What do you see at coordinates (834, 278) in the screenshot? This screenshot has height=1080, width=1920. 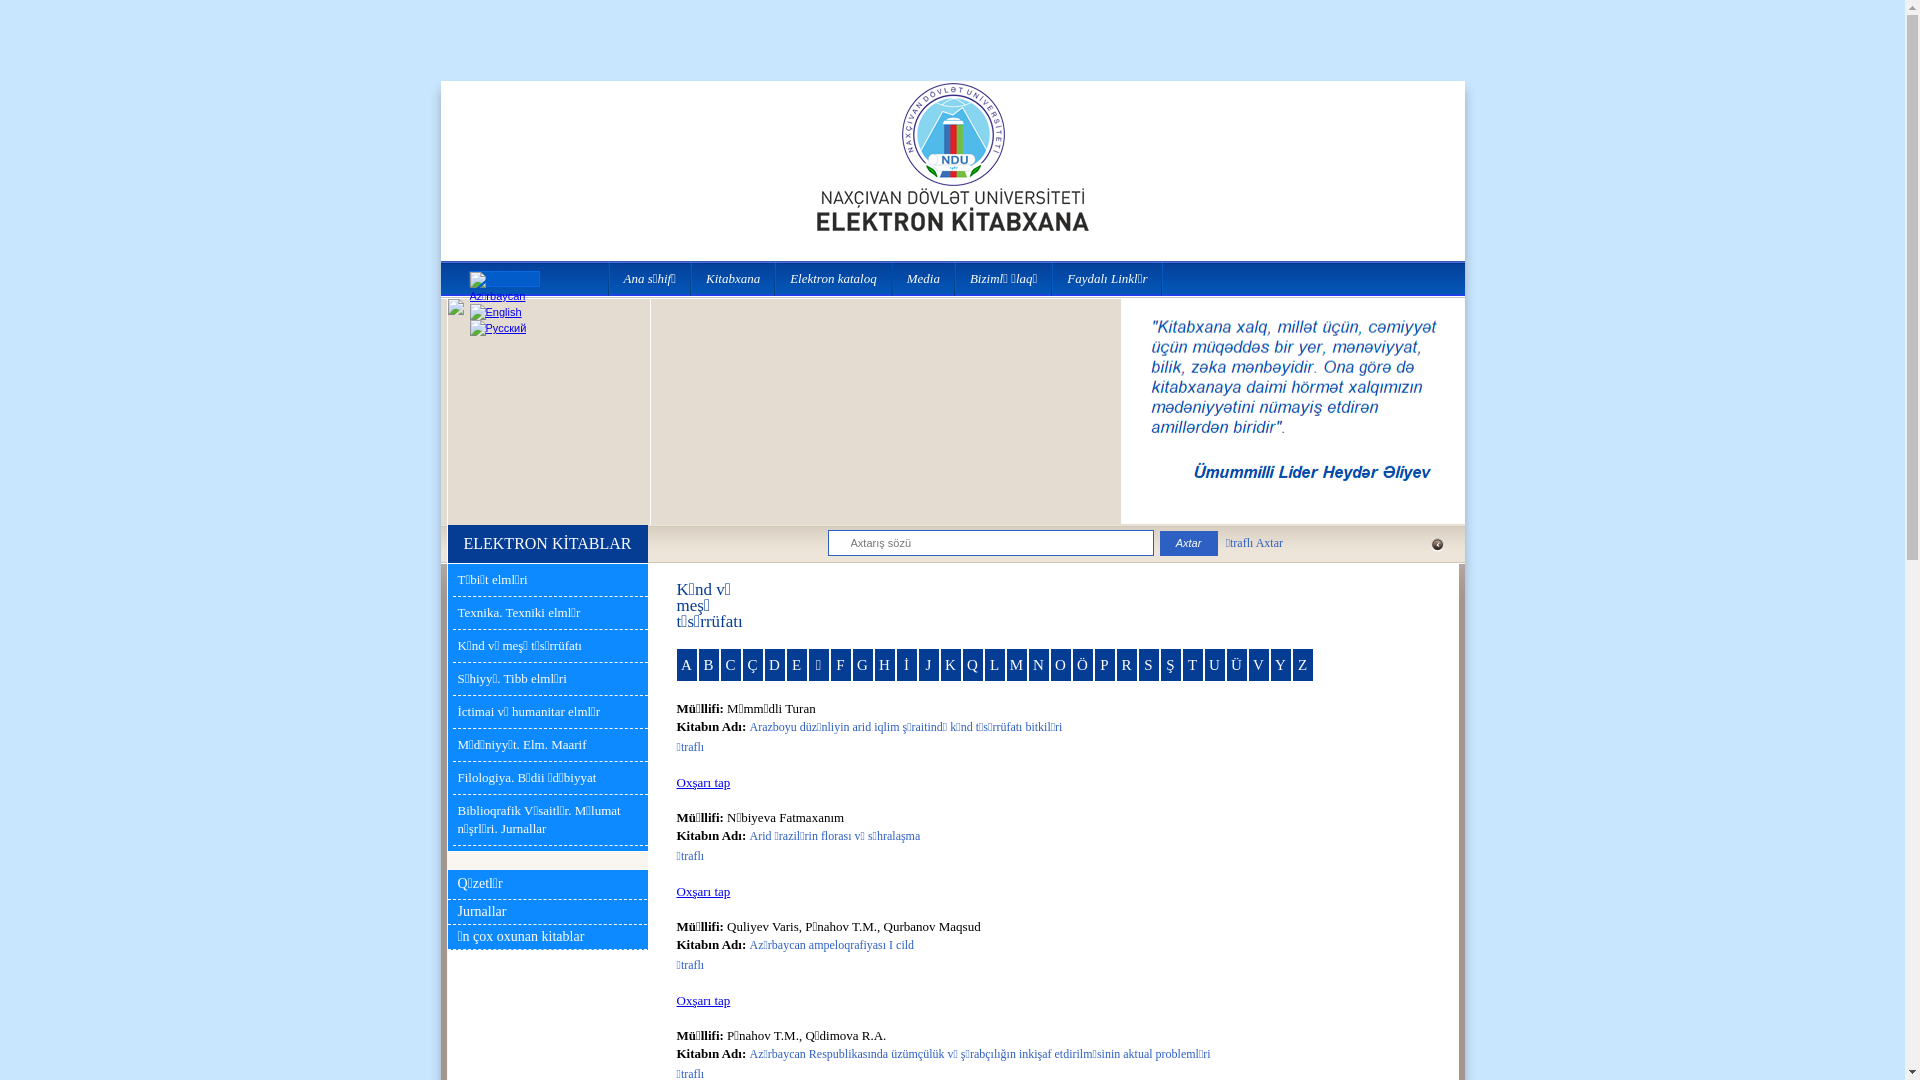 I see `'Elektron kataloq'` at bounding box center [834, 278].